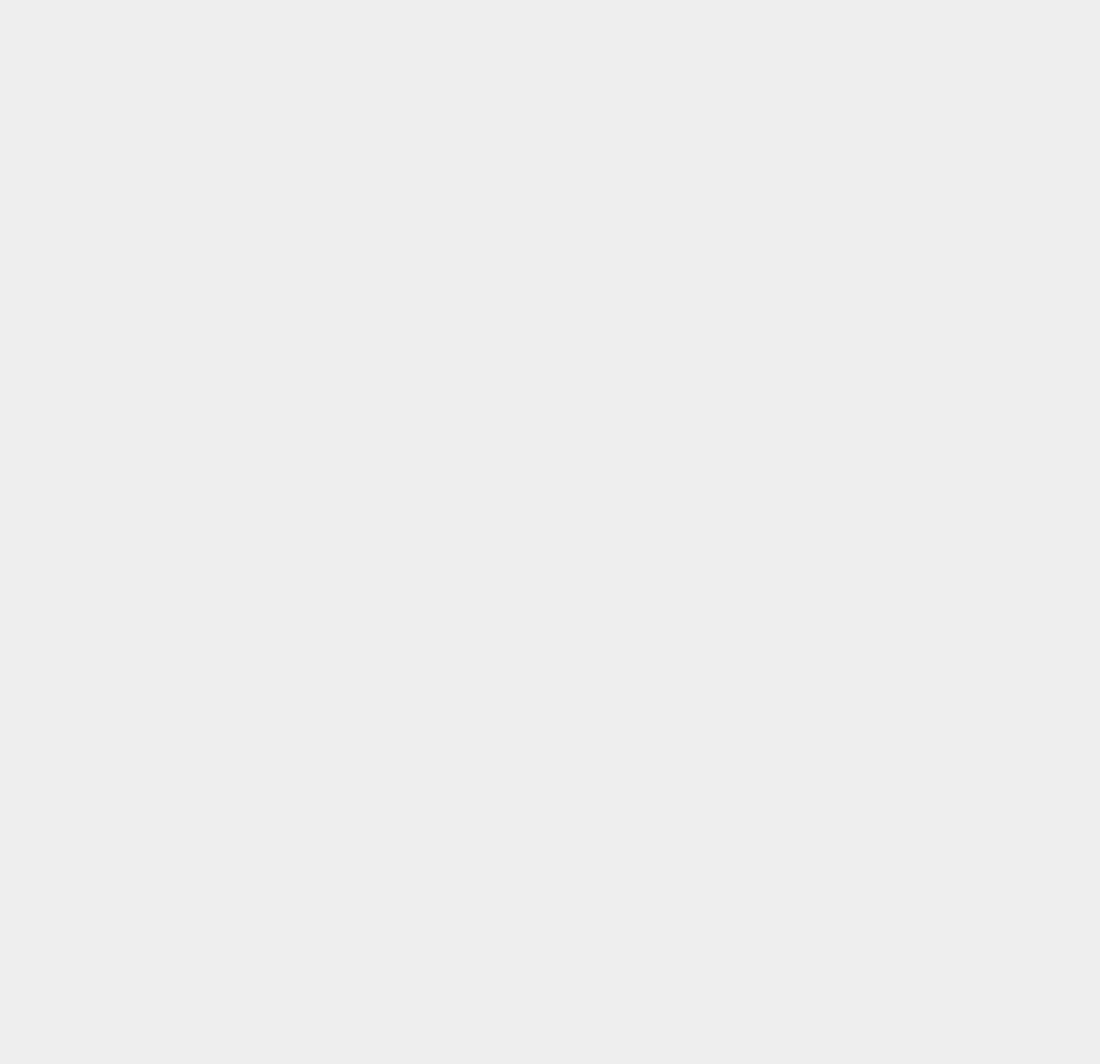 The height and width of the screenshot is (1064, 1100). I want to click on 'Currency', so click(778, 977).